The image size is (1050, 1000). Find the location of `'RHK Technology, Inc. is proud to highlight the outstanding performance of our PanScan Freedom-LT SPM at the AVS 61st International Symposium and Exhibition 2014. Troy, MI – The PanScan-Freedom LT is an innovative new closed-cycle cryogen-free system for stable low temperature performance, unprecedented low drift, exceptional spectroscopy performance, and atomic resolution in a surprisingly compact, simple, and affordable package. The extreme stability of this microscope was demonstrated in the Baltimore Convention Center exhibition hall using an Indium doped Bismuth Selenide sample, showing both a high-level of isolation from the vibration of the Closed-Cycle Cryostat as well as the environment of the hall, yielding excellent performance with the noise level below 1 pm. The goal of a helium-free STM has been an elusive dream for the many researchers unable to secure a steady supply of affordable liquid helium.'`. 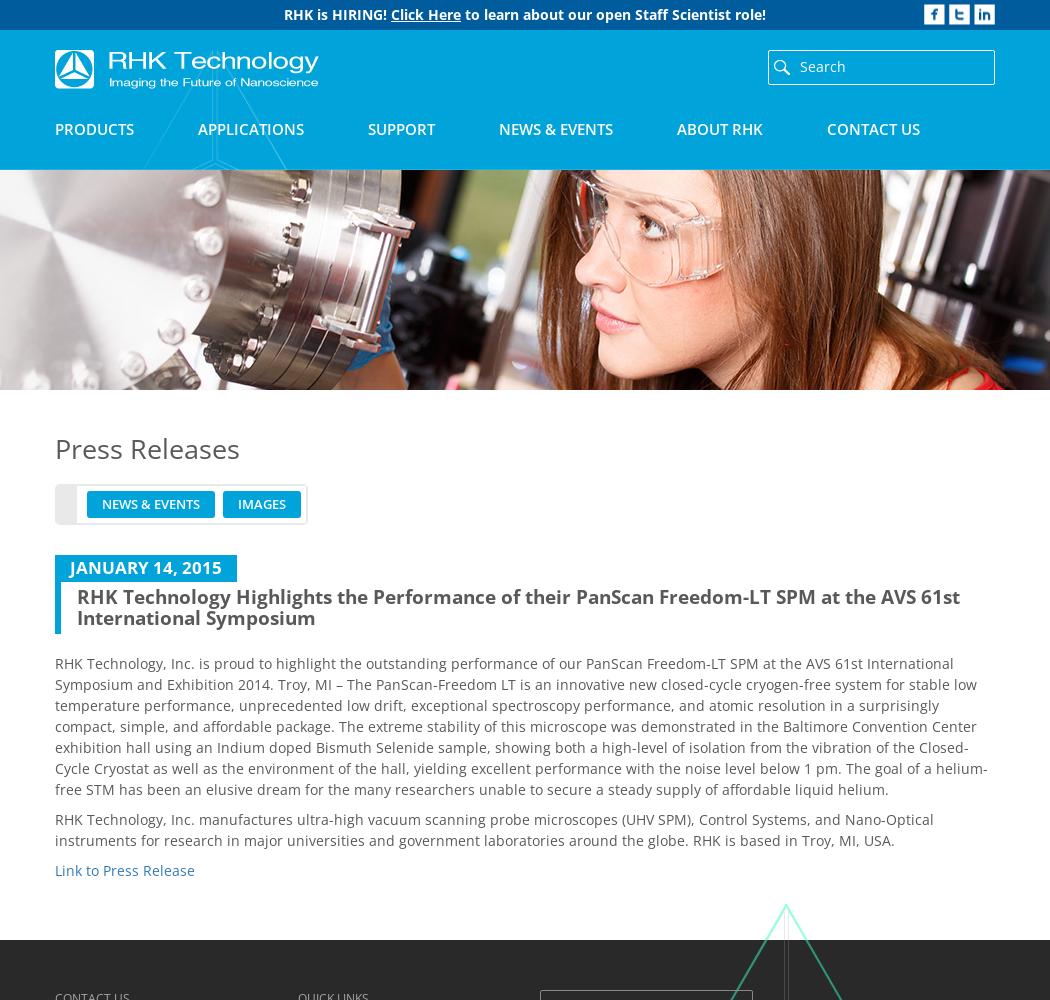

'RHK Technology, Inc. is proud to highlight the outstanding performance of our PanScan Freedom-LT SPM at the AVS 61st International Symposium and Exhibition 2014. Troy, MI – The PanScan-Freedom LT is an innovative new closed-cycle cryogen-free system for stable low temperature performance, unprecedented low drift, exceptional spectroscopy performance, and atomic resolution in a surprisingly compact, simple, and affordable package. The extreme stability of this microscope was demonstrated in the Baltimore Convention Center exhibition hall using an Indium doped Bismuth Selenide sample, showing both a high-level of isolation from the vibration of the Closed-Cycle Cryostat as well as the environment of the hall, yielding excellent performance with the noise level below 1 pm. The goal of a helium-free STM has been an elusive dream for the many researchers unable to secure a steady supply of affordable liquid helium.' is located at coordinates (54, 724).